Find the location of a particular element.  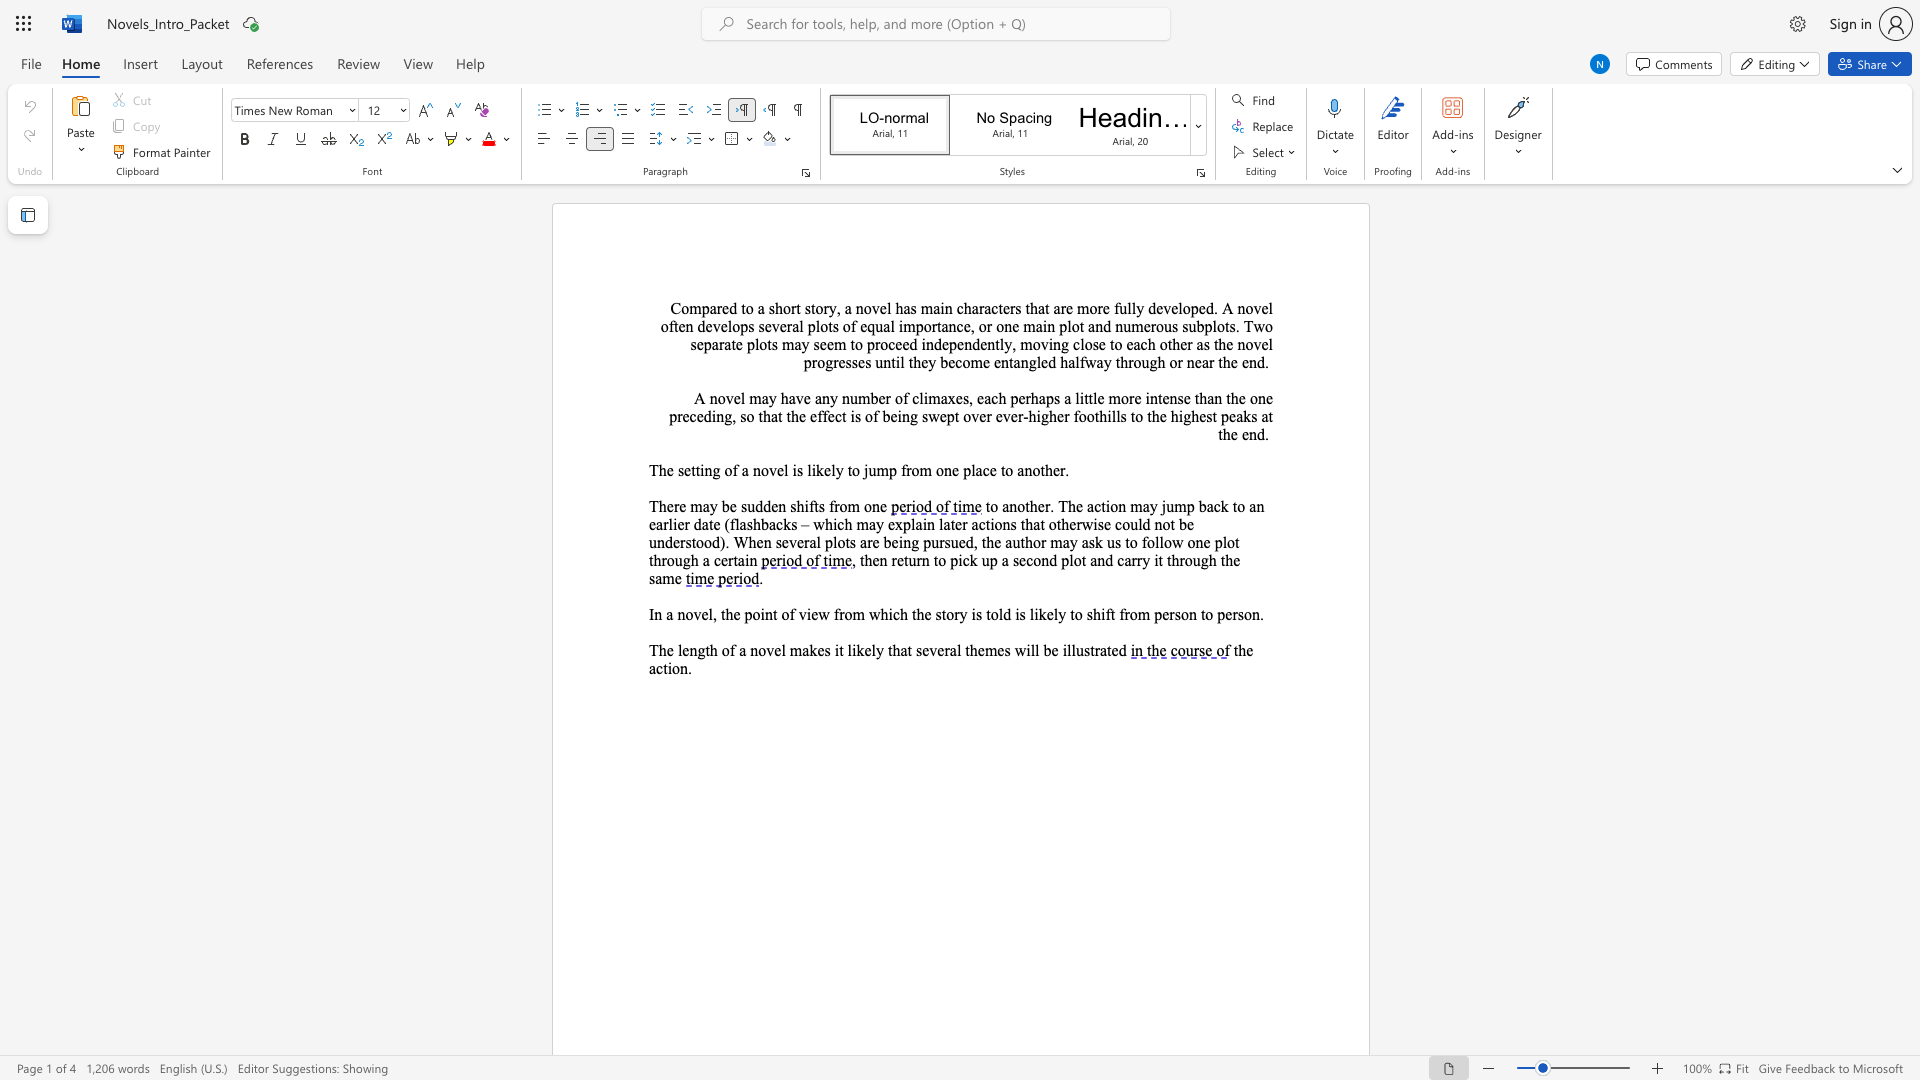

the subset text "l they become entangled halfway" within the text "independently, moving close to each other as the novel progresses until they become entangled halfway through or near the end." is located at coordinates (899, 362).